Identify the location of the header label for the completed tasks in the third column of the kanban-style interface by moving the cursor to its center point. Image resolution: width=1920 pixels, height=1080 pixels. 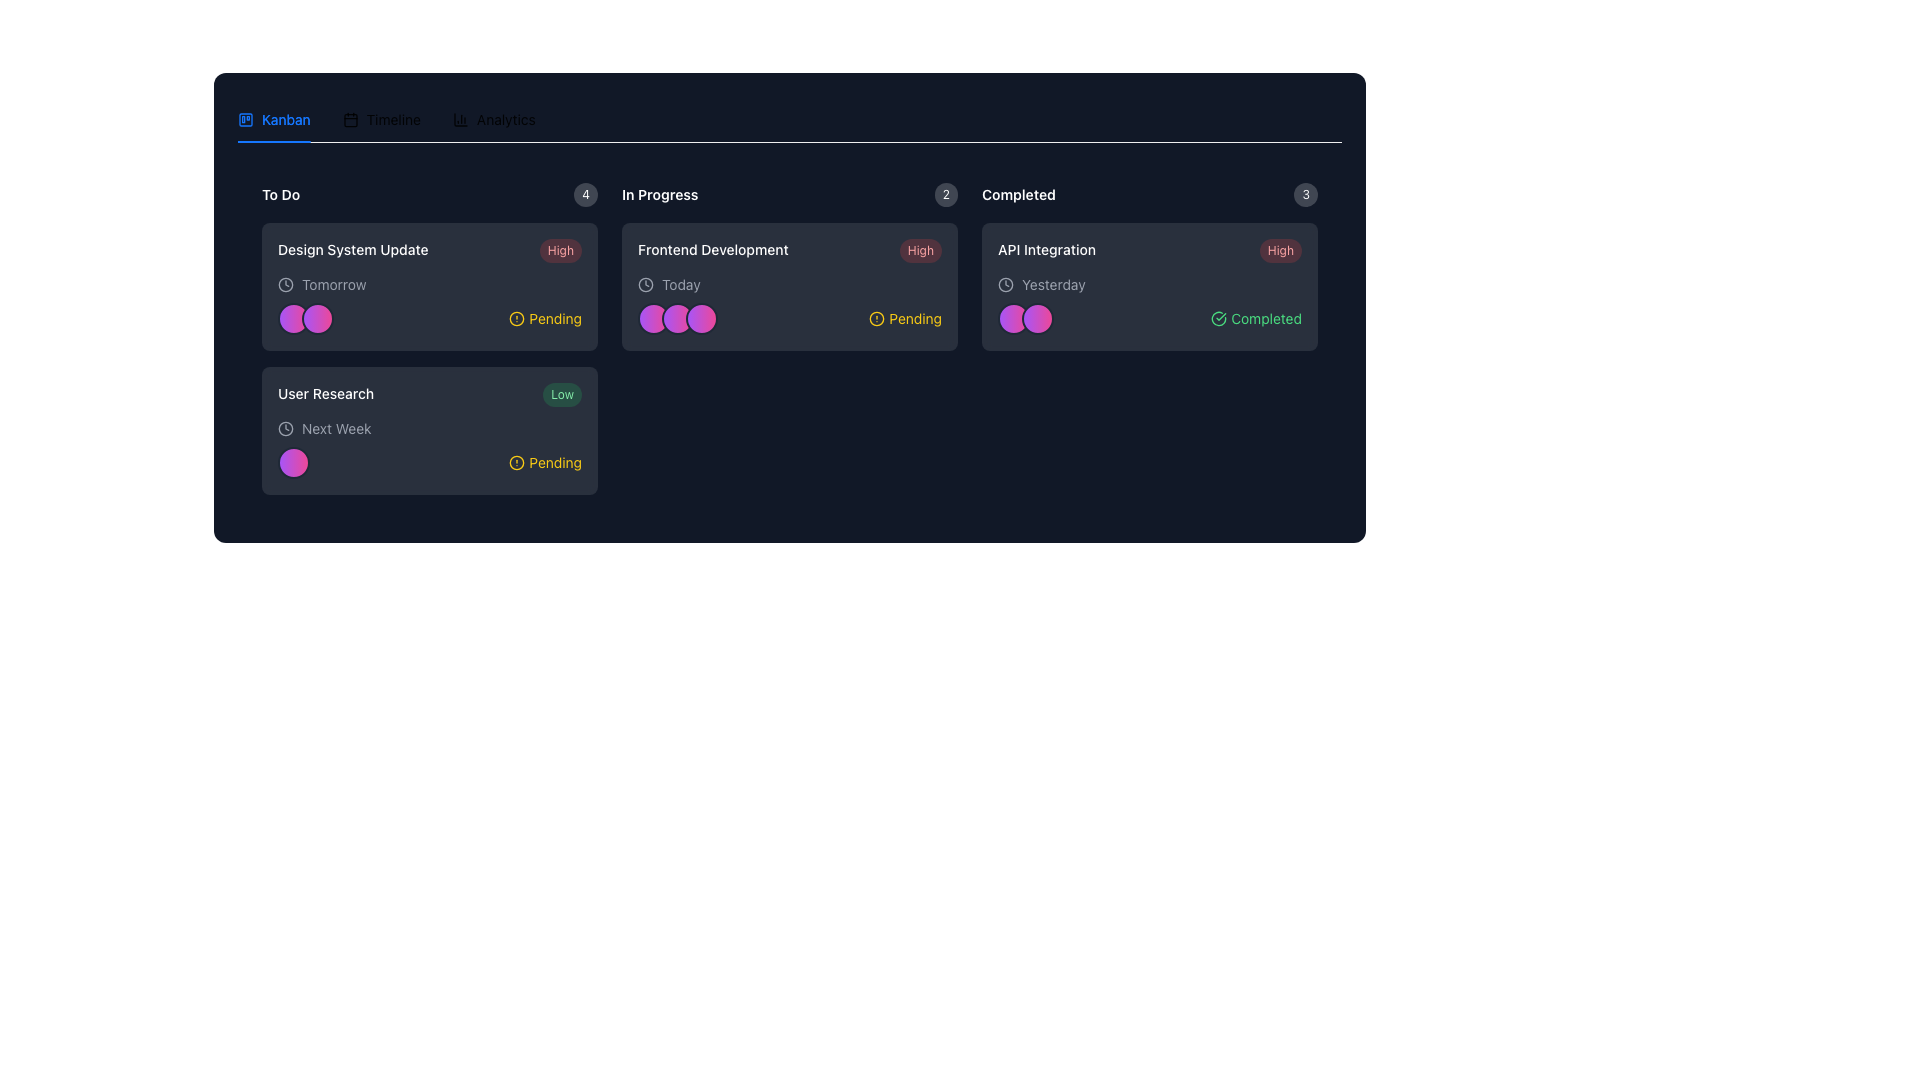
(1018, 195).